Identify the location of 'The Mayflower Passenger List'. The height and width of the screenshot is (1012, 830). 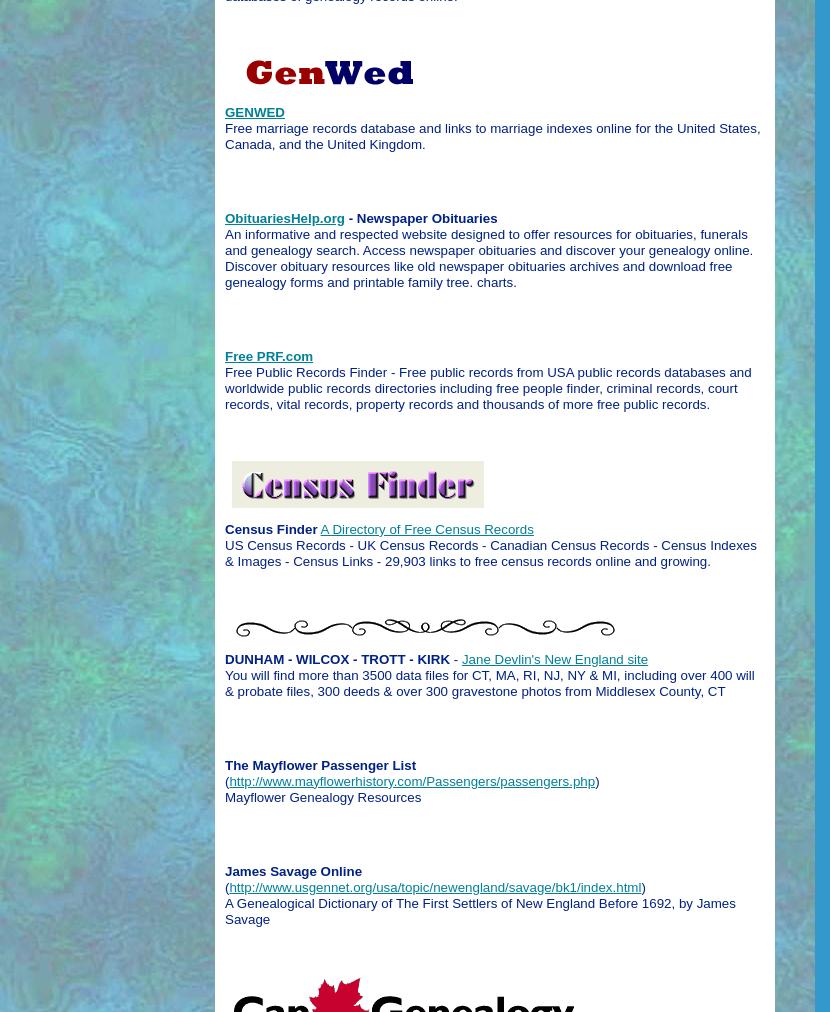
(319, 763).